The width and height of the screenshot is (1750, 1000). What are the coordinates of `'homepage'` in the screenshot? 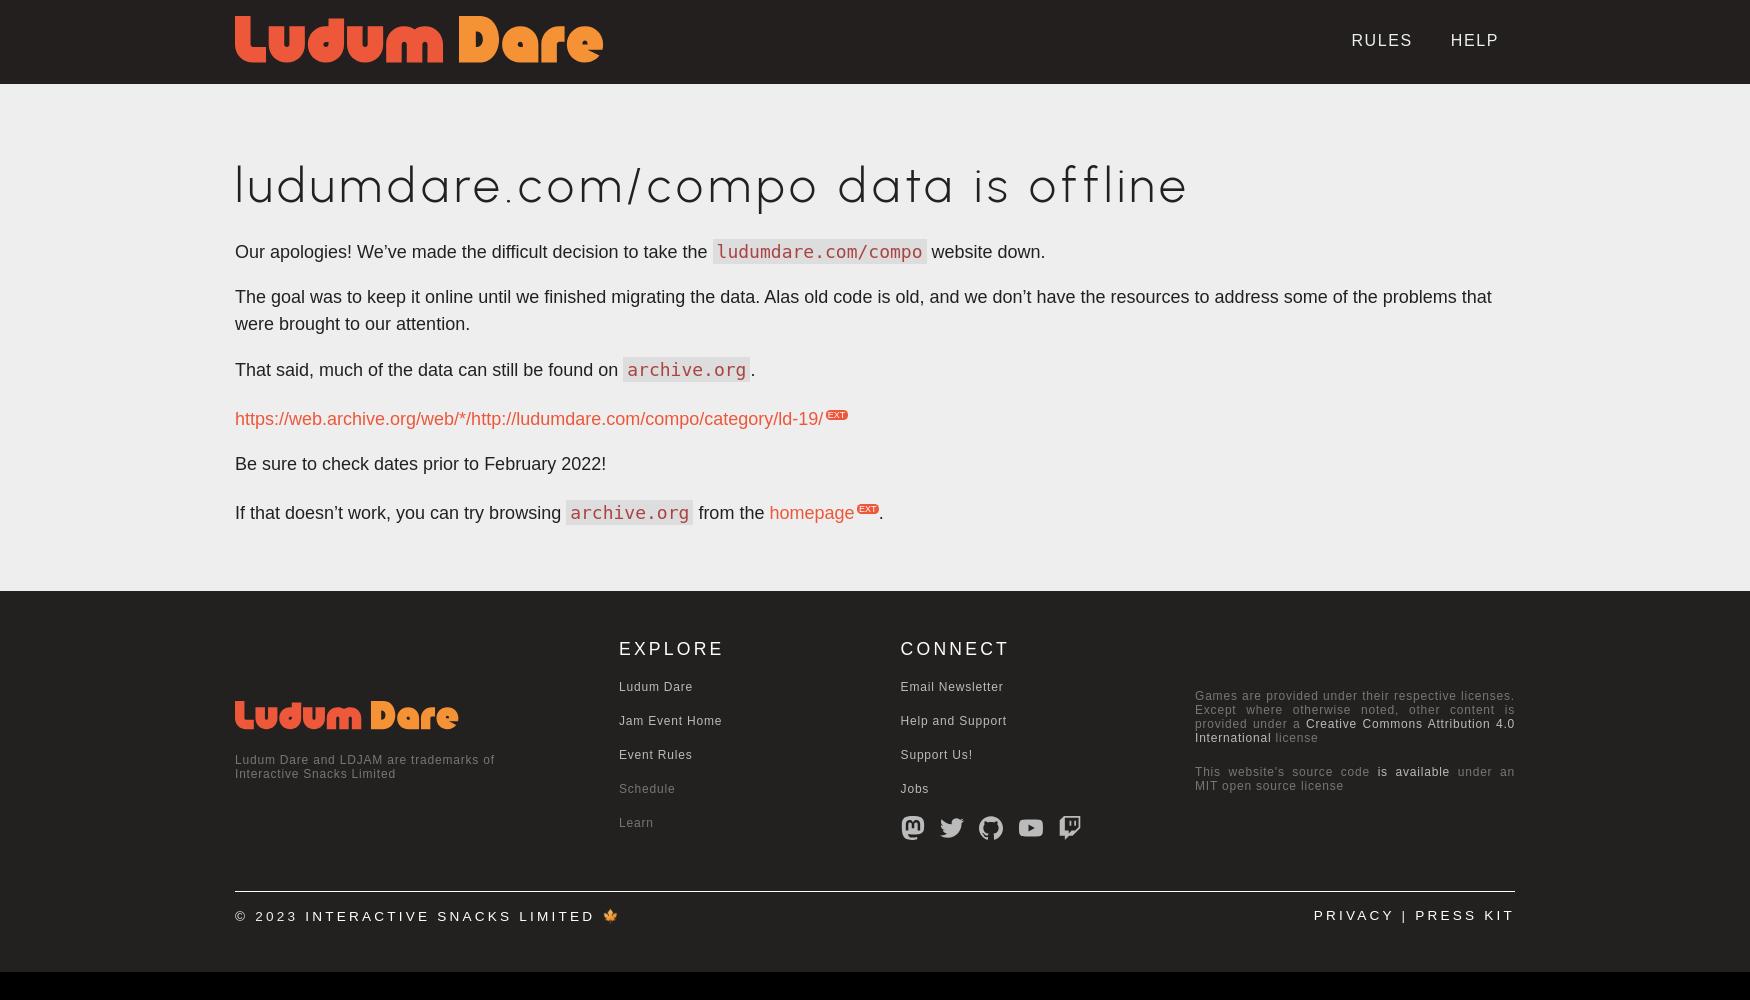 It's located at (810, 513).